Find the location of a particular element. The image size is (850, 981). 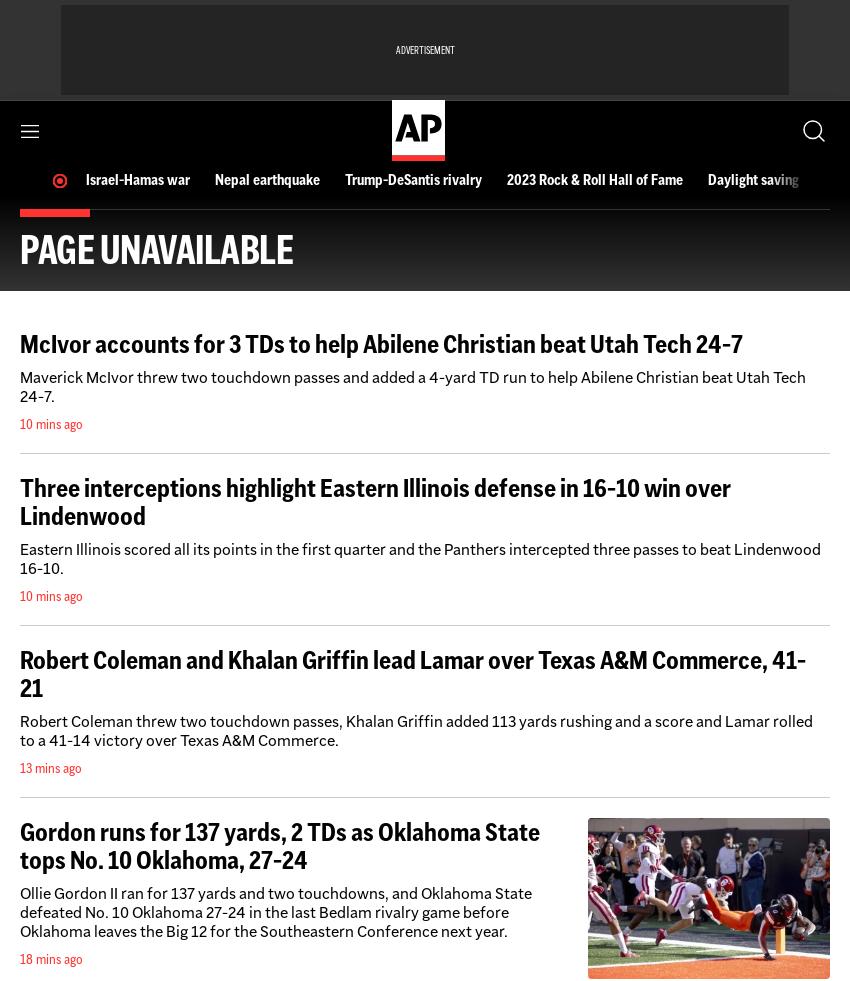

'18 mins ago' is located at coordinates (51, 959).